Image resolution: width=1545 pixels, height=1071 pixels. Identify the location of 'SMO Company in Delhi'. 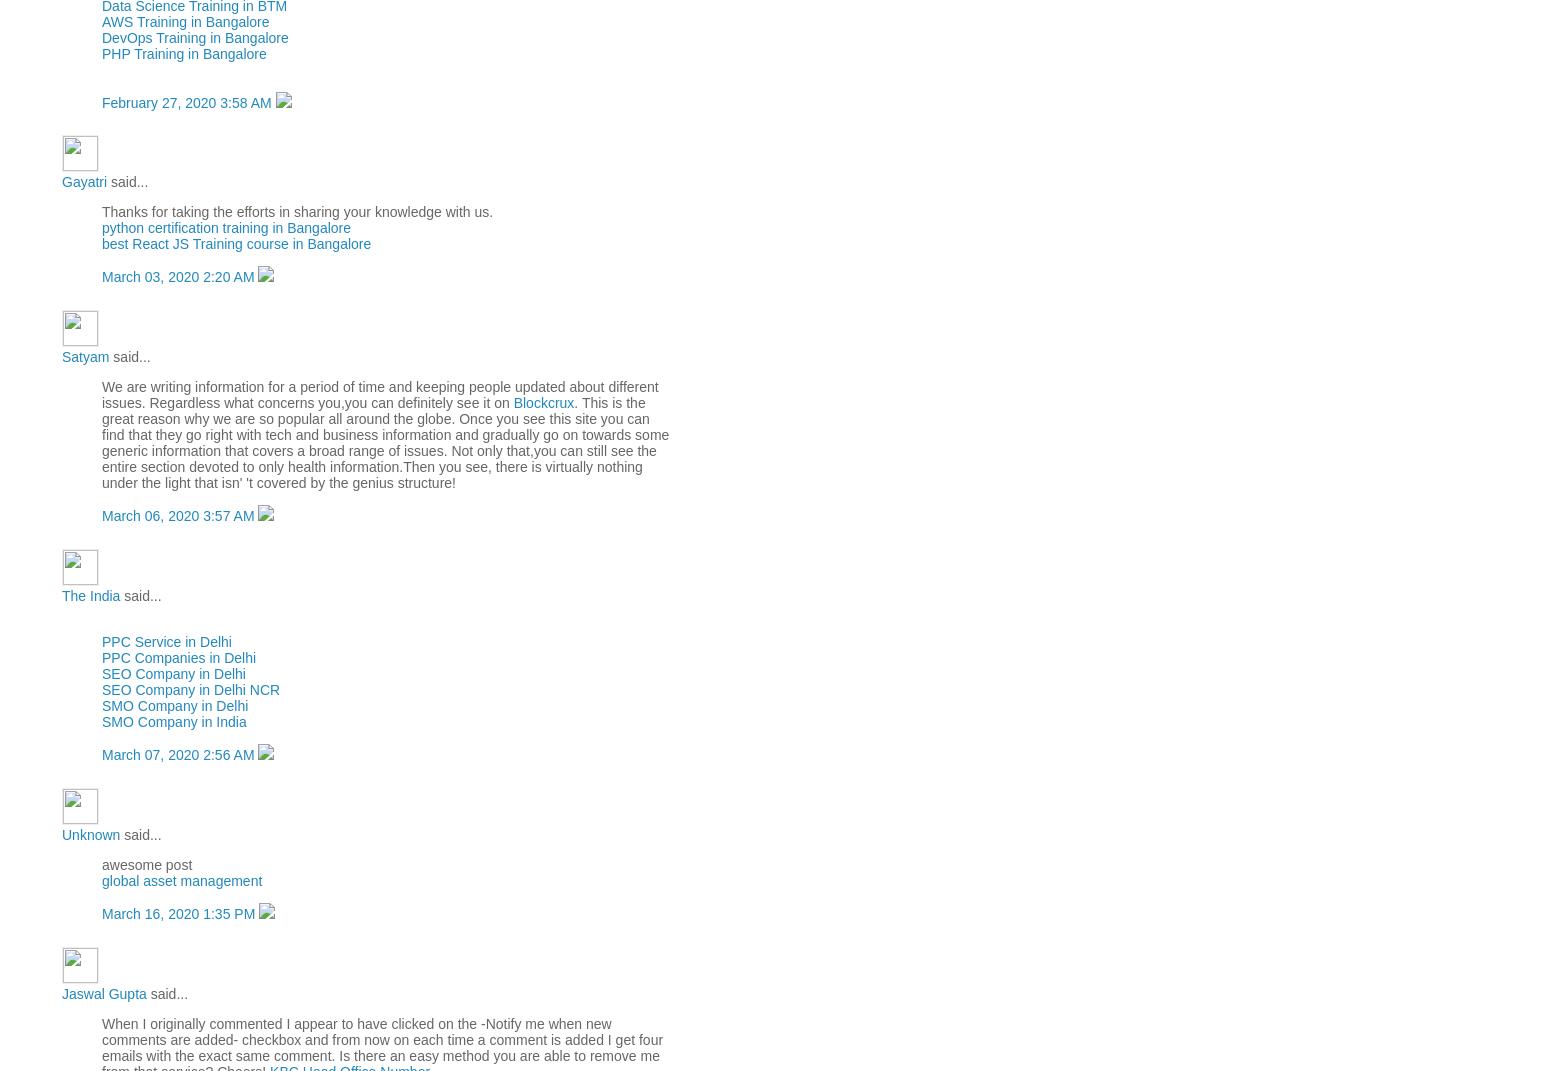
(175, 706).